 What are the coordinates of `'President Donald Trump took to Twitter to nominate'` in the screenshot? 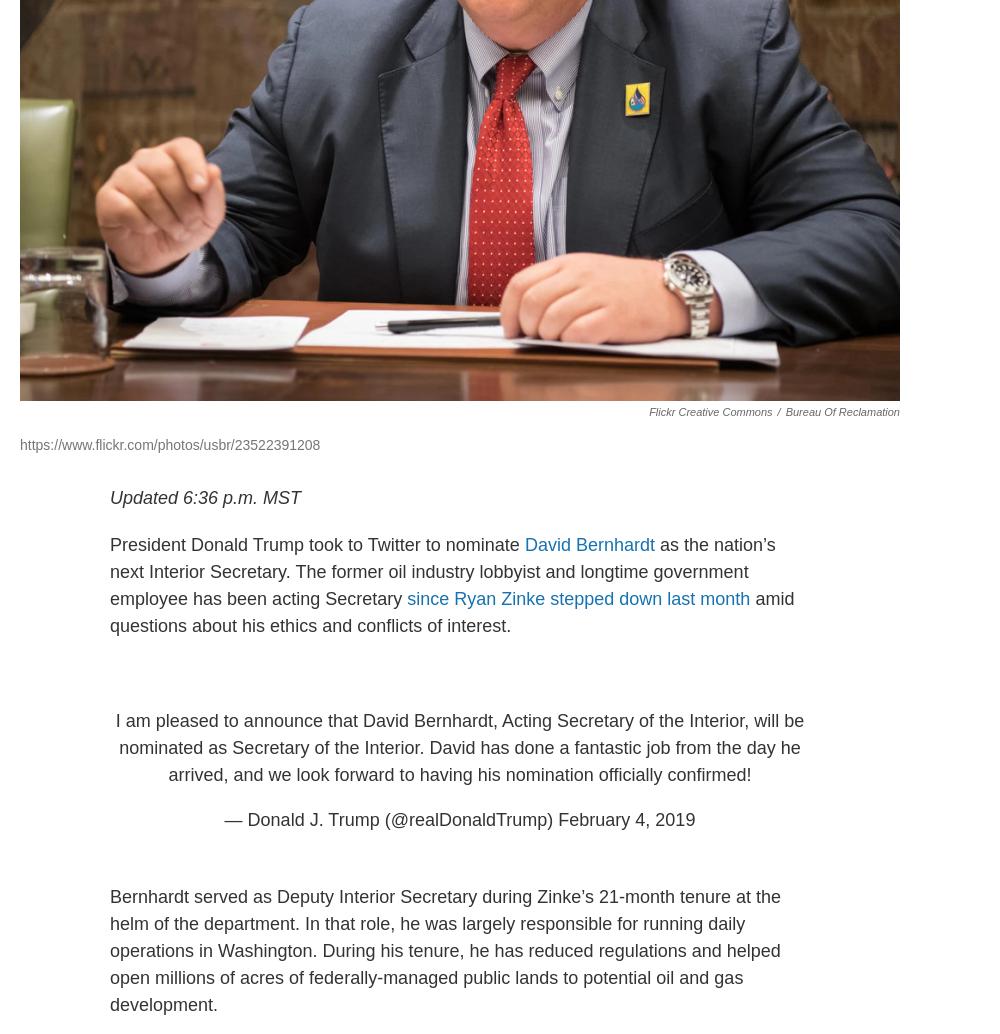 It's located at (109, 543).